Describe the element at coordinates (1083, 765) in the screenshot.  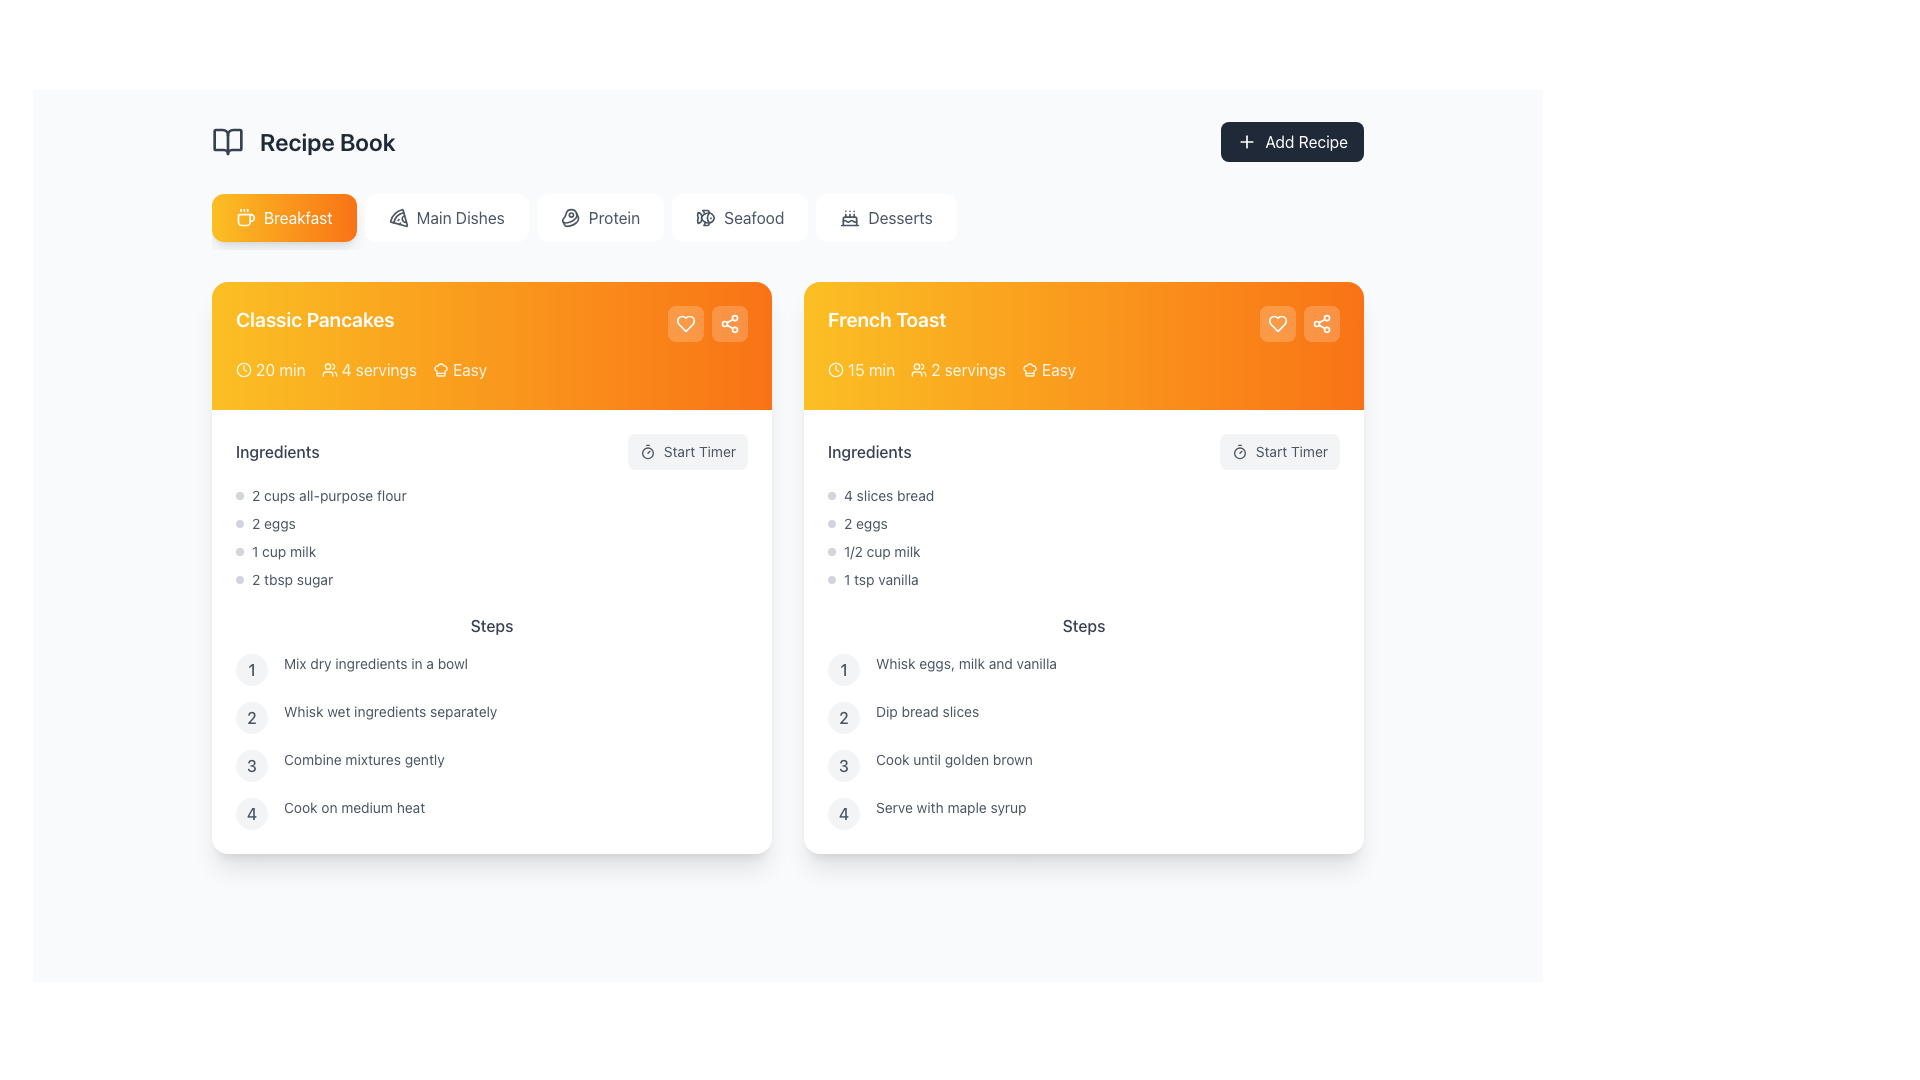
I see `the third step in the recipe preparation instructions for 'French Toast' which instructs to 'Cook until golden brown'` at that location.